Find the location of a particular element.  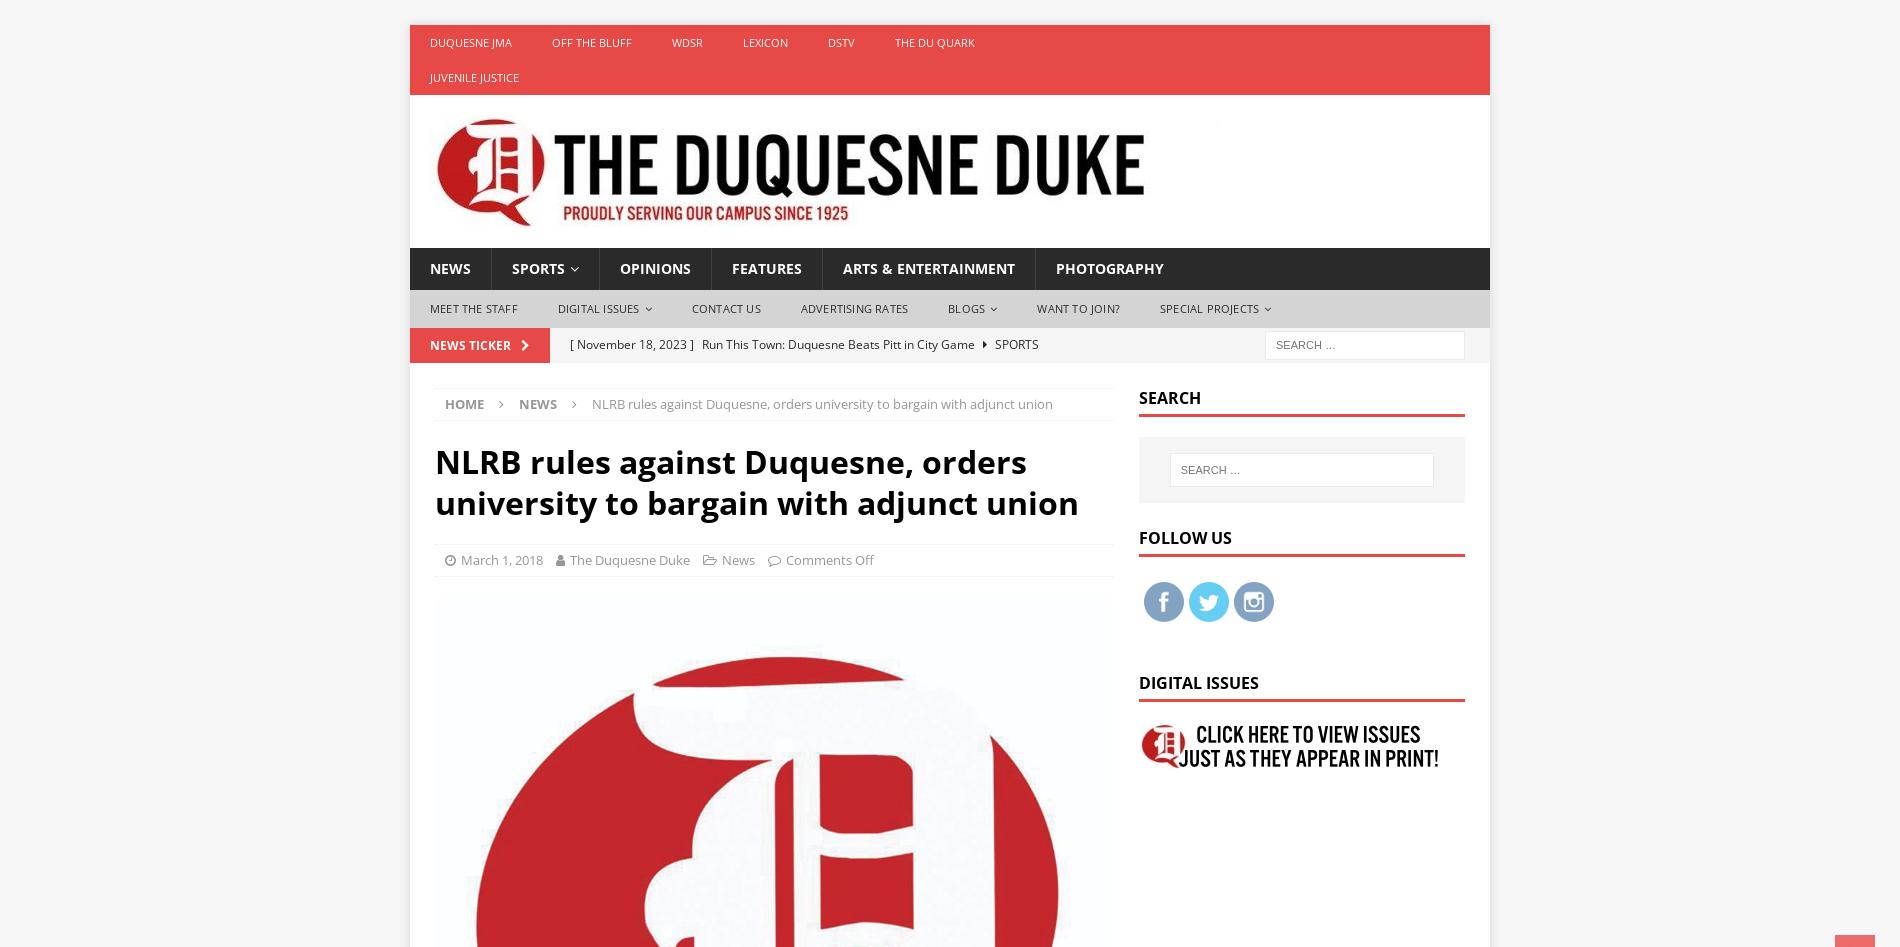

'Follow us' is located at coordinates (1184, 536).